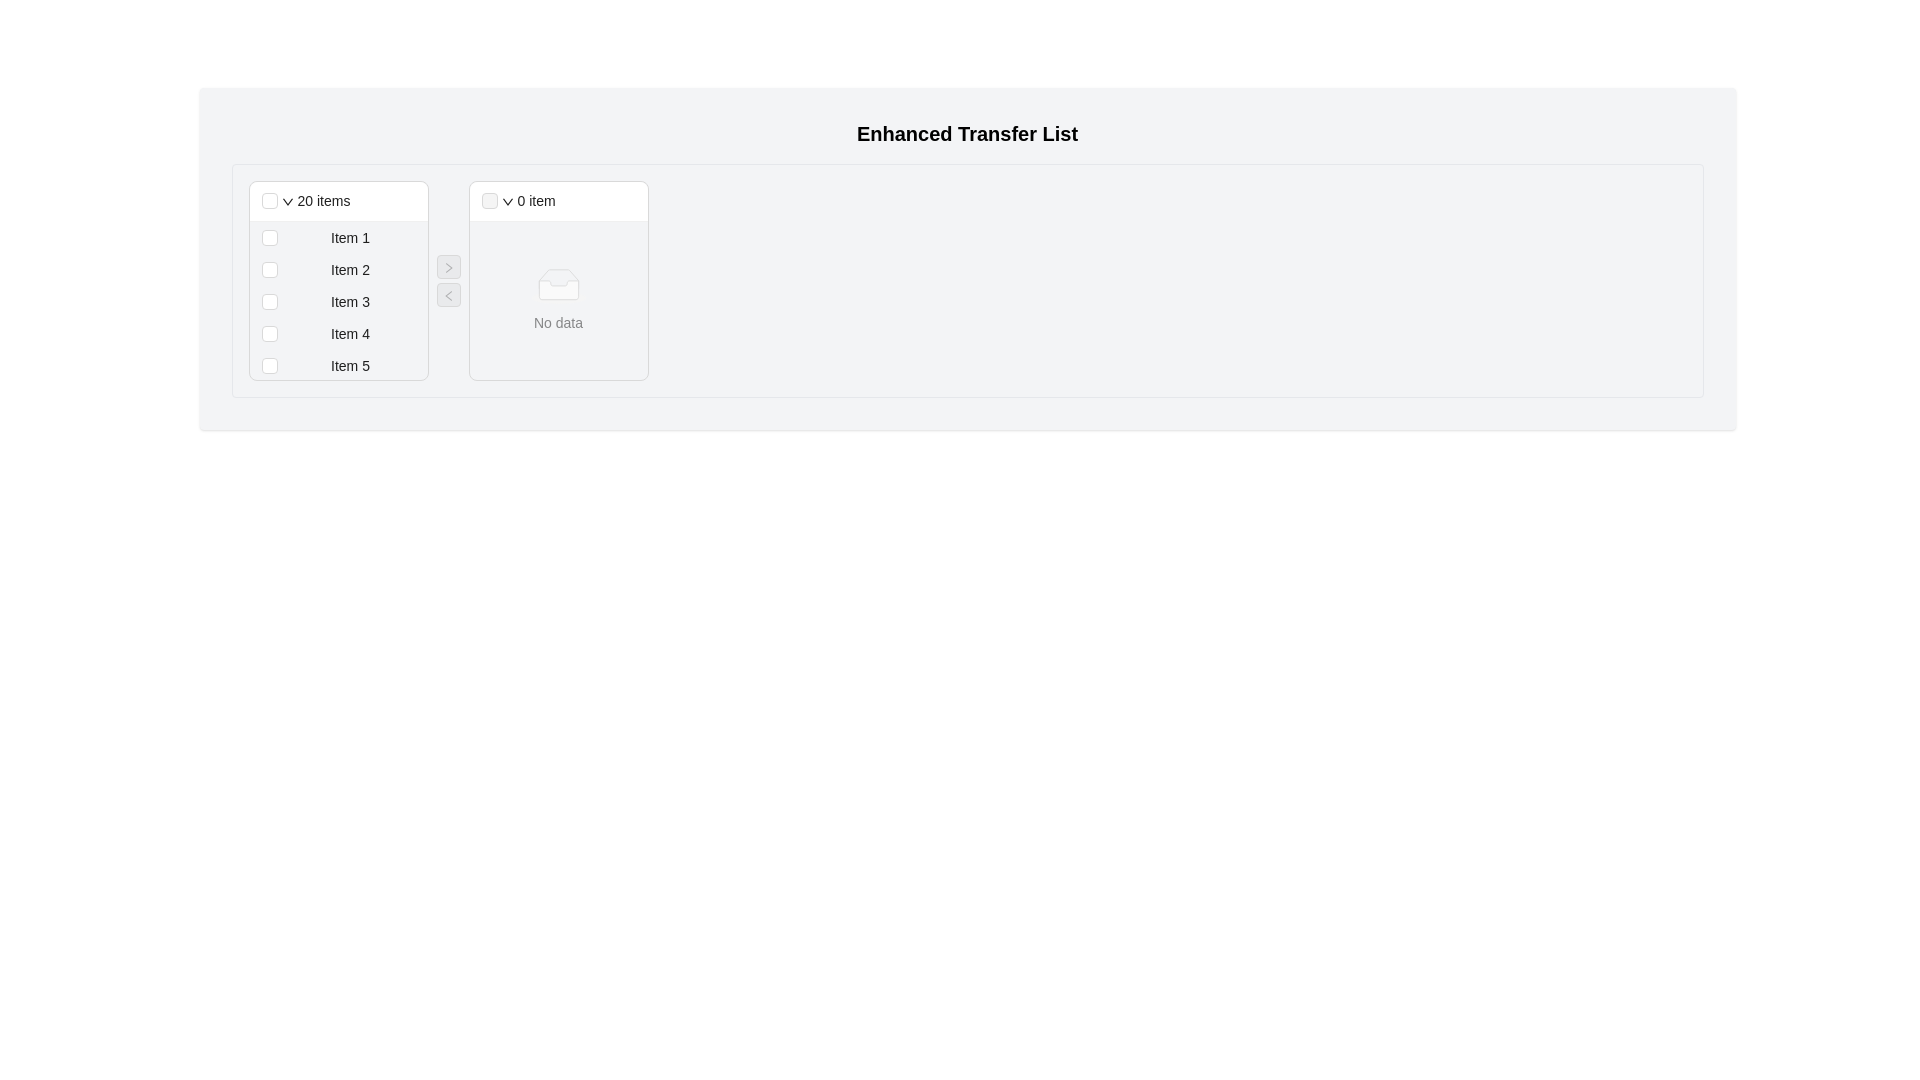  Describe the element at coordinates (350, 366) in the screenshot. I see `the text label identifying the fifth item in the list under the section titled '20 items'` at that location.